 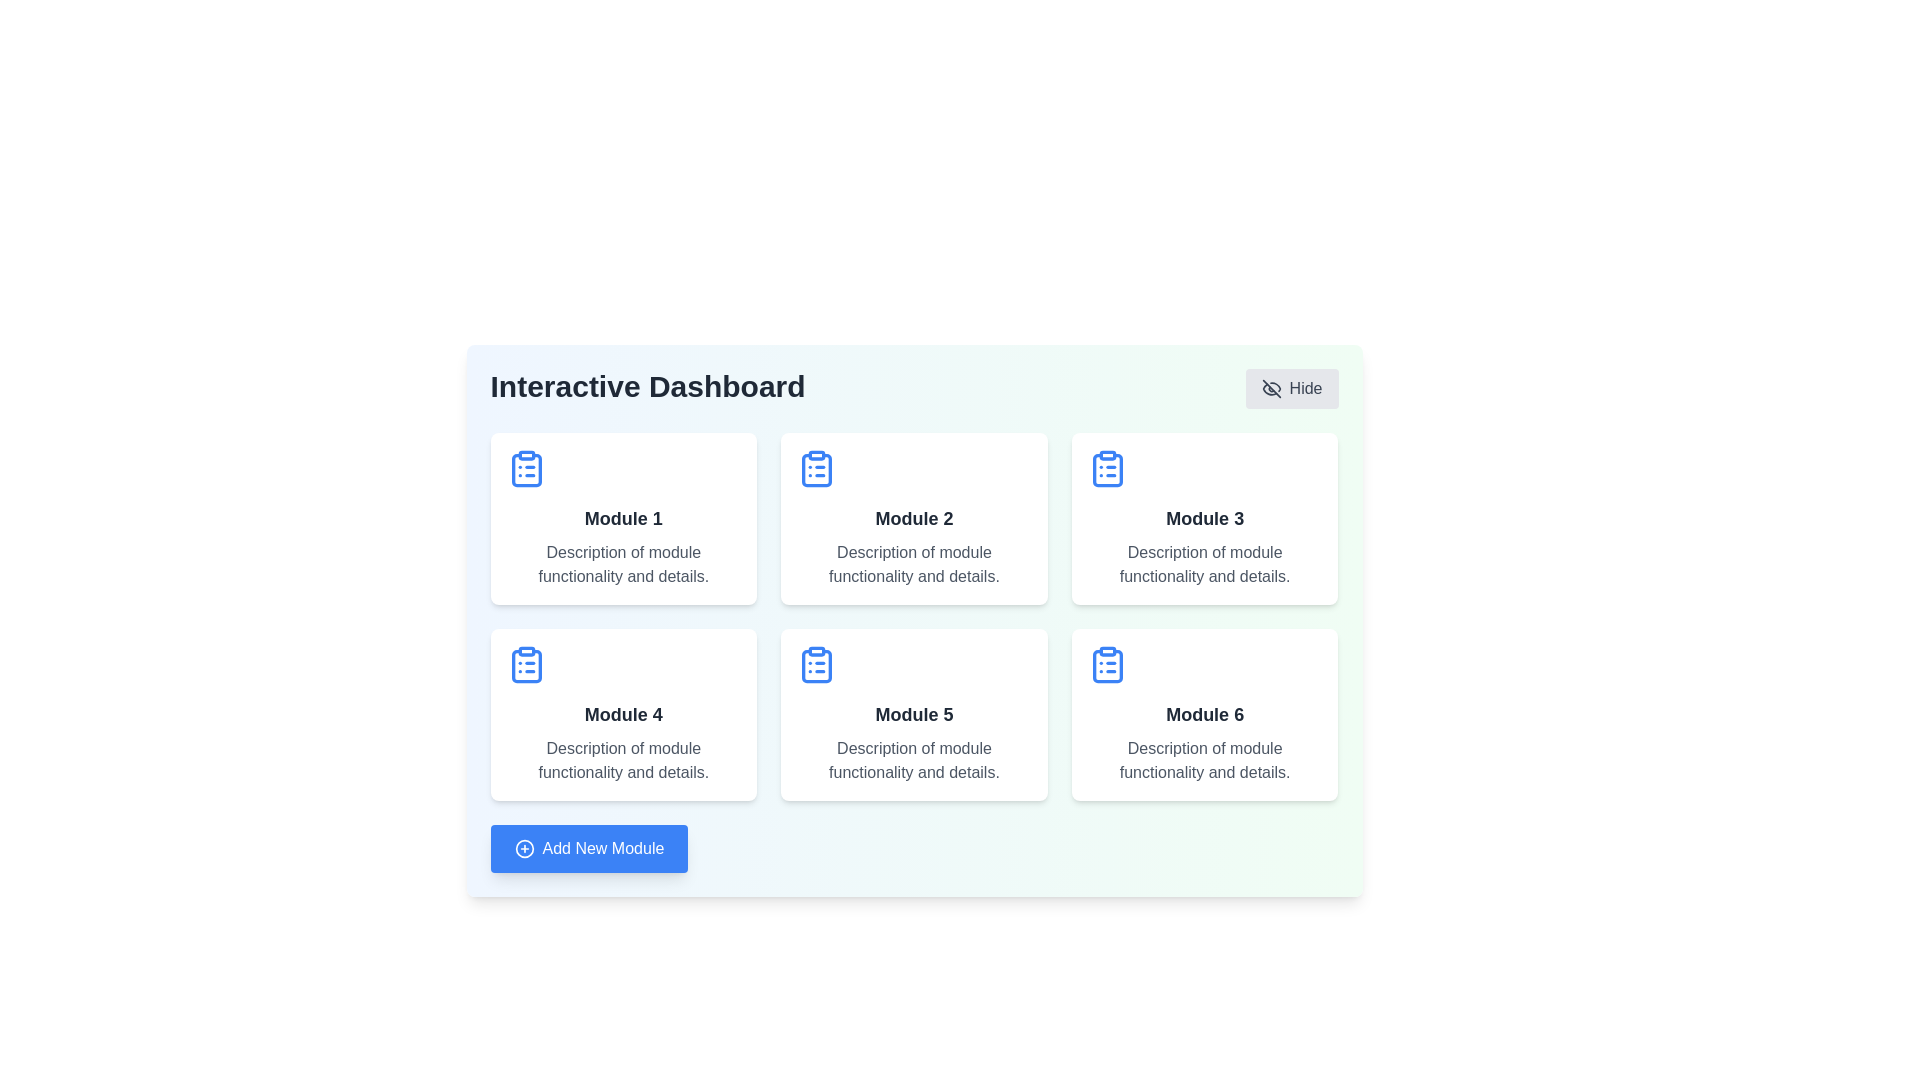 What do you see at coordinates (1270, 389) in the screenshot?
I see `the crossed-out eye icon located in the top-right corner of the 'Interactive Dashboard' section` at bounding box center [1270, 389].